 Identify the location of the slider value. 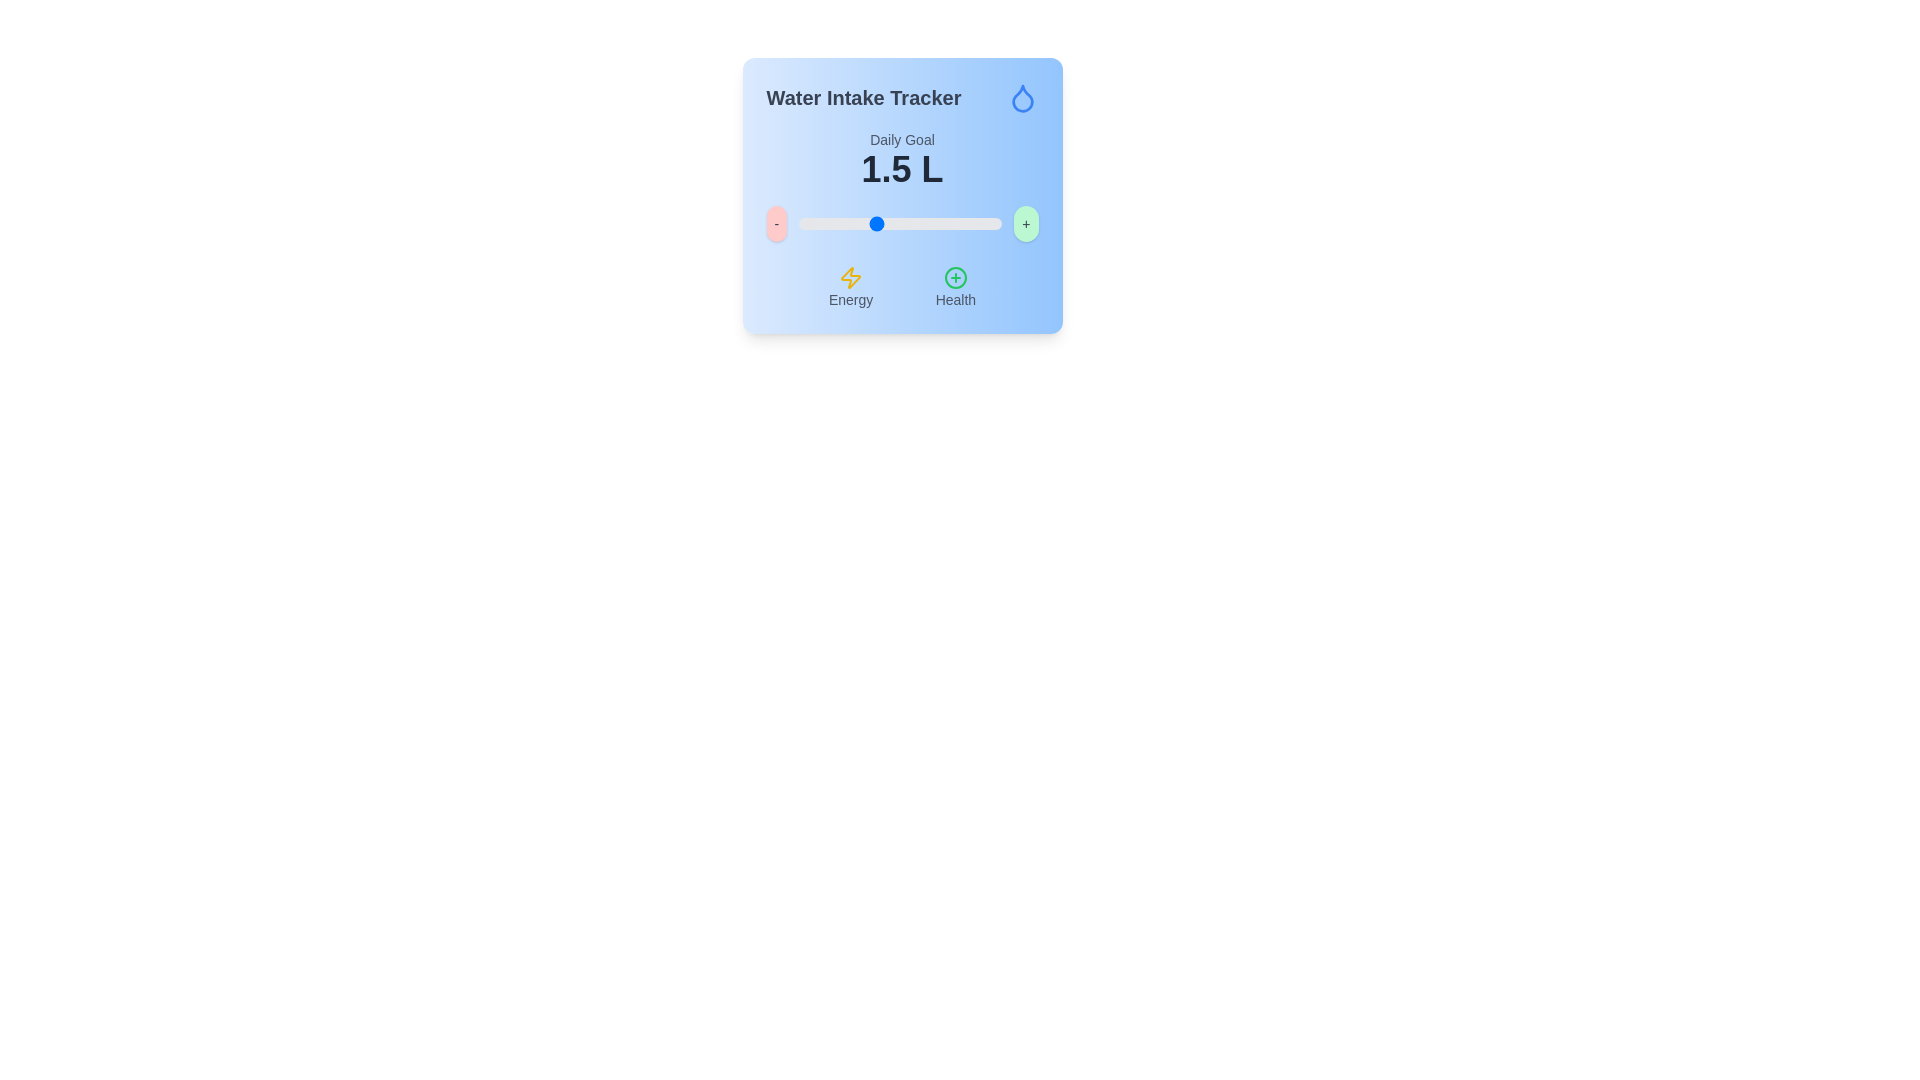
(950, 223).